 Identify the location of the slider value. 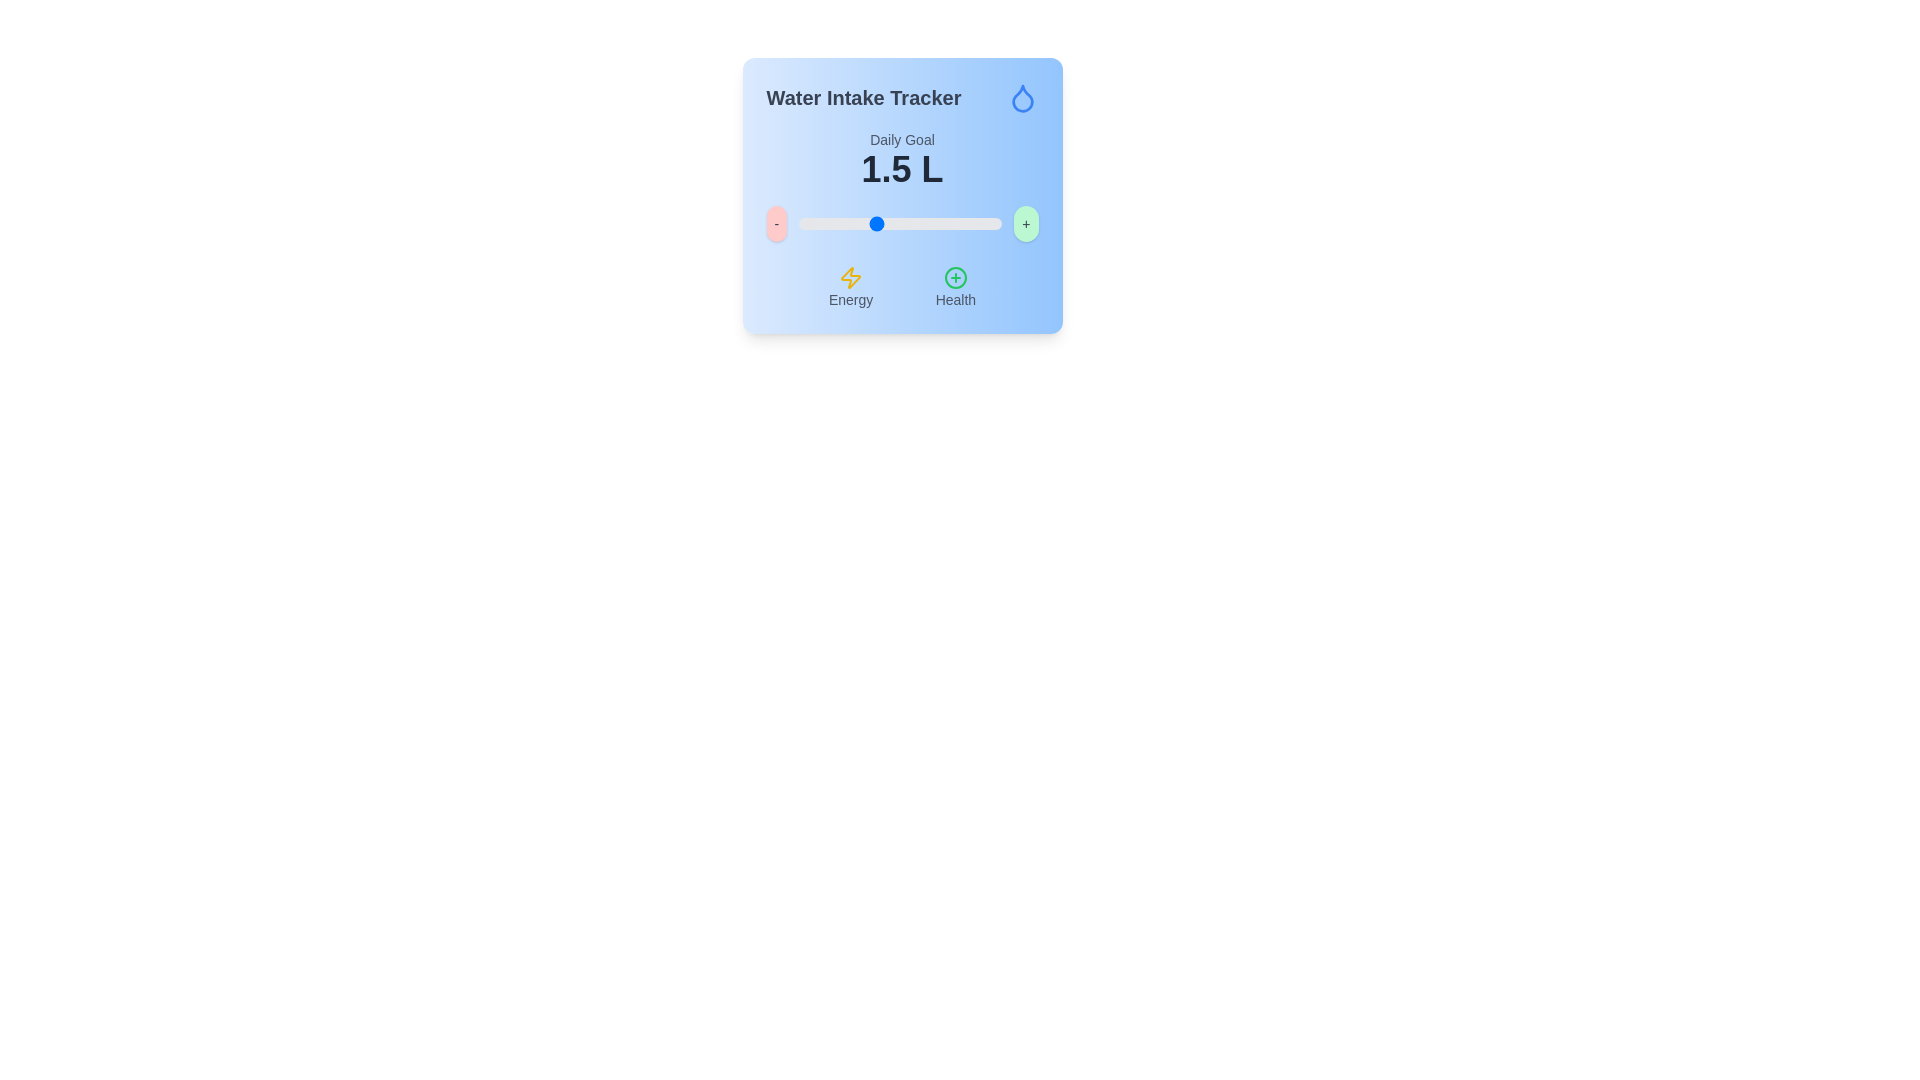
(950, 223).